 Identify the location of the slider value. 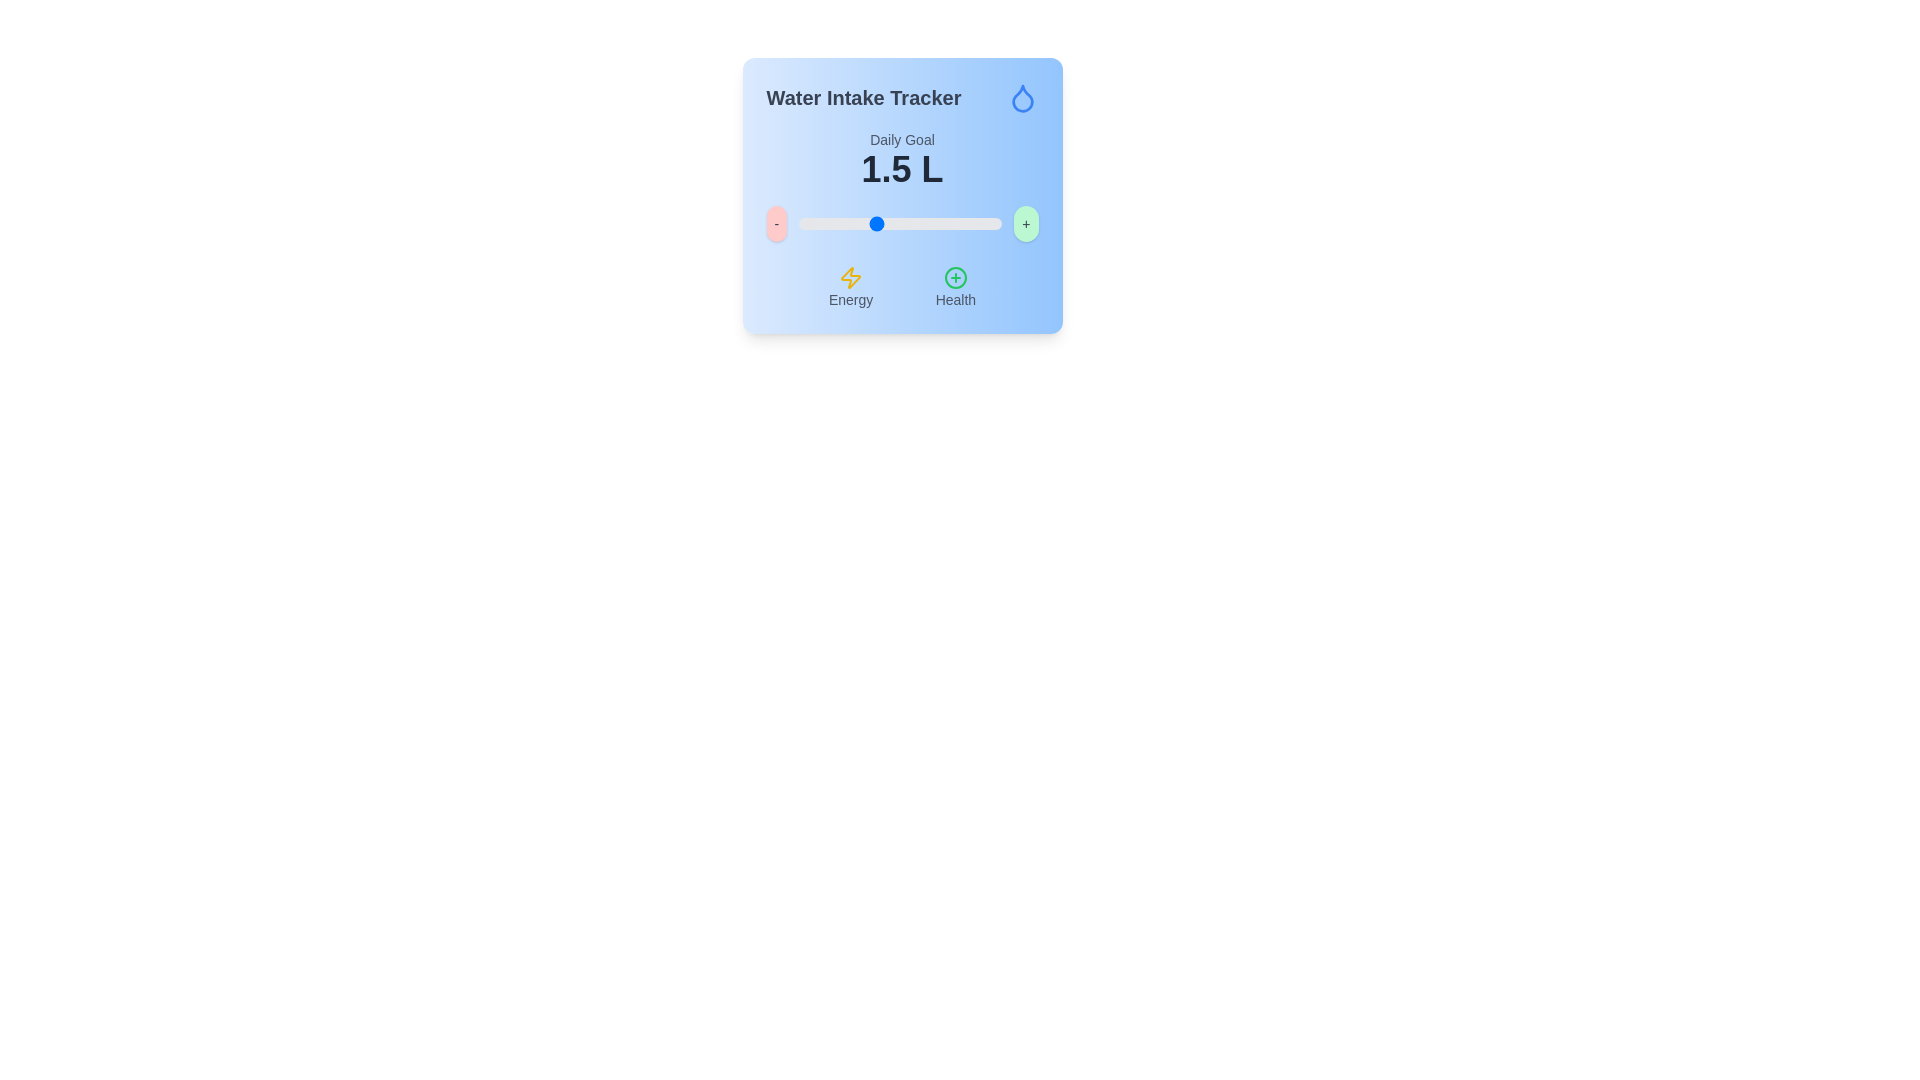
(950, 223).